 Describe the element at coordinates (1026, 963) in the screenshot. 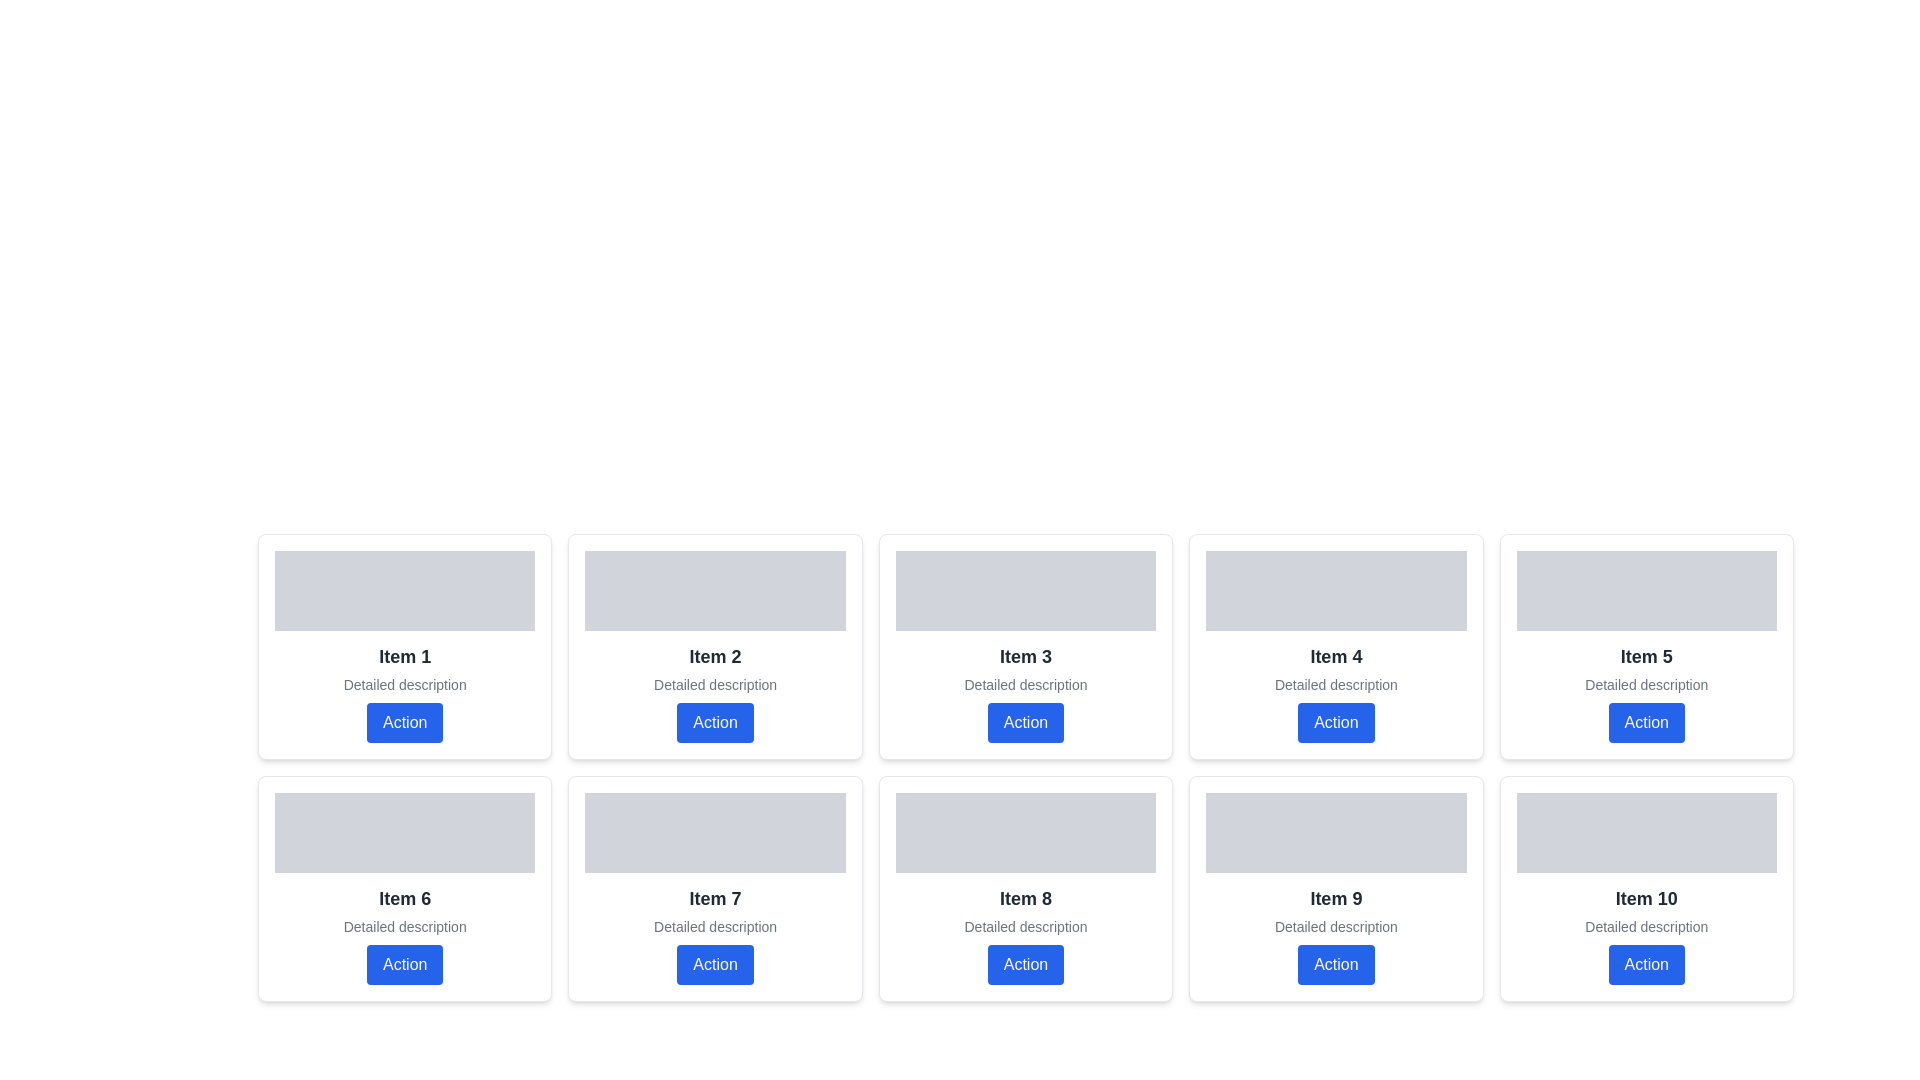

I see `the interactive button located below the text descriptions of 'Item 8' and 'Detailed description'` at that location.